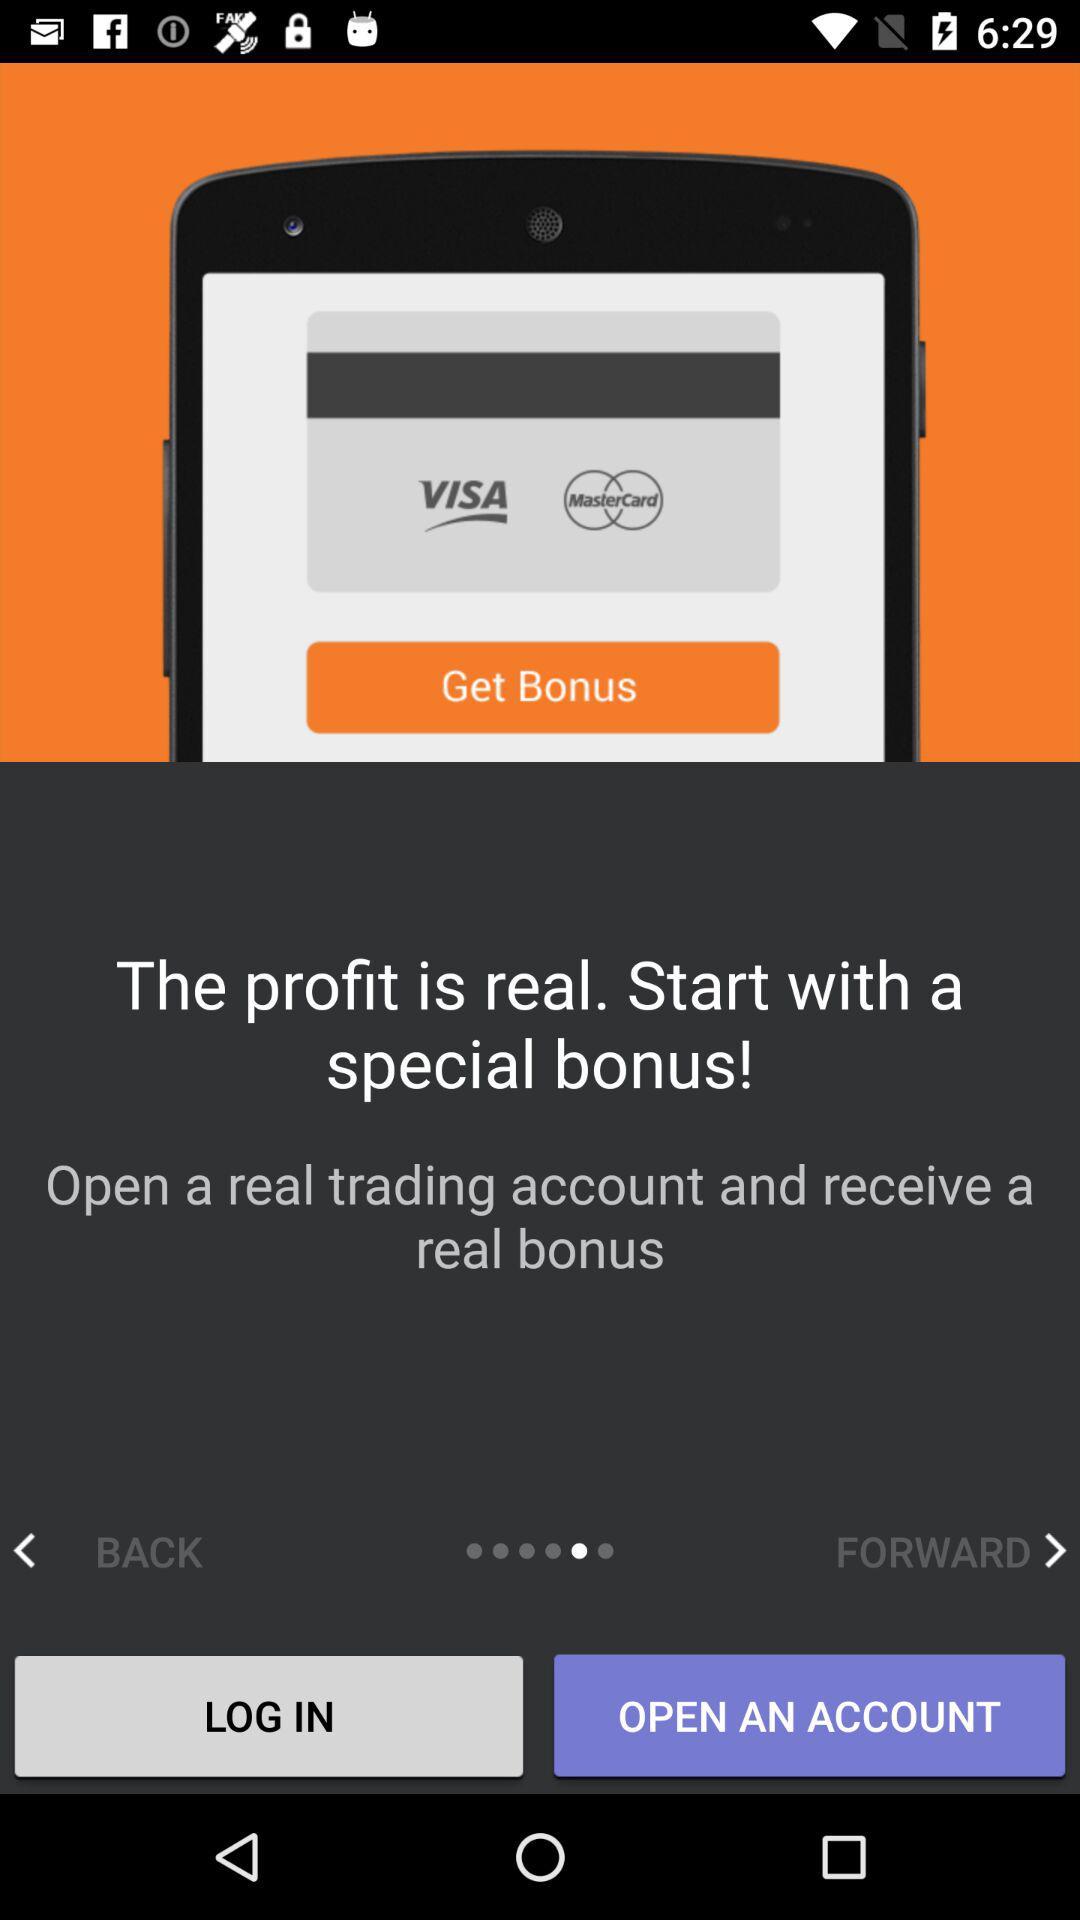  Describe the element at coordinates (128, 1549) in the screenshot. I see `the back` at that location.